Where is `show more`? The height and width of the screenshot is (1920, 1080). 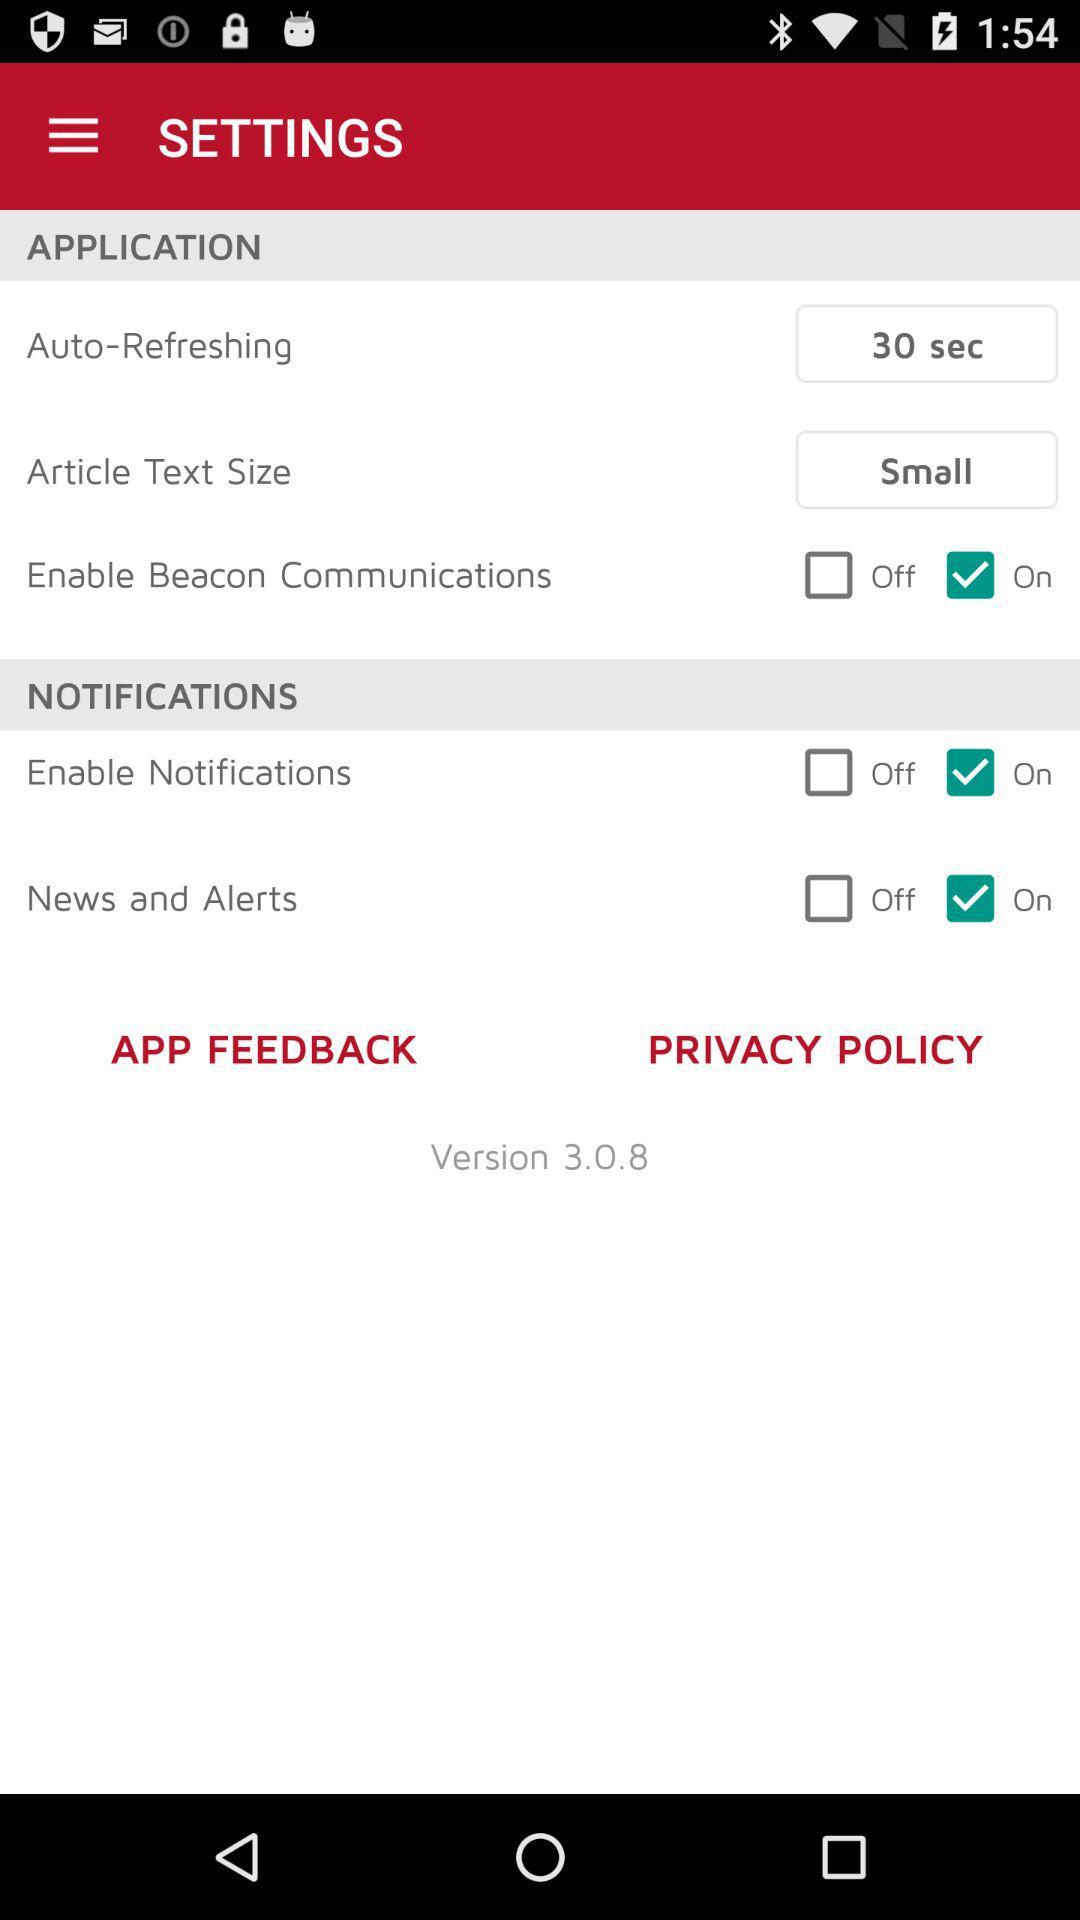 show more is located at coordinates (72, 135).